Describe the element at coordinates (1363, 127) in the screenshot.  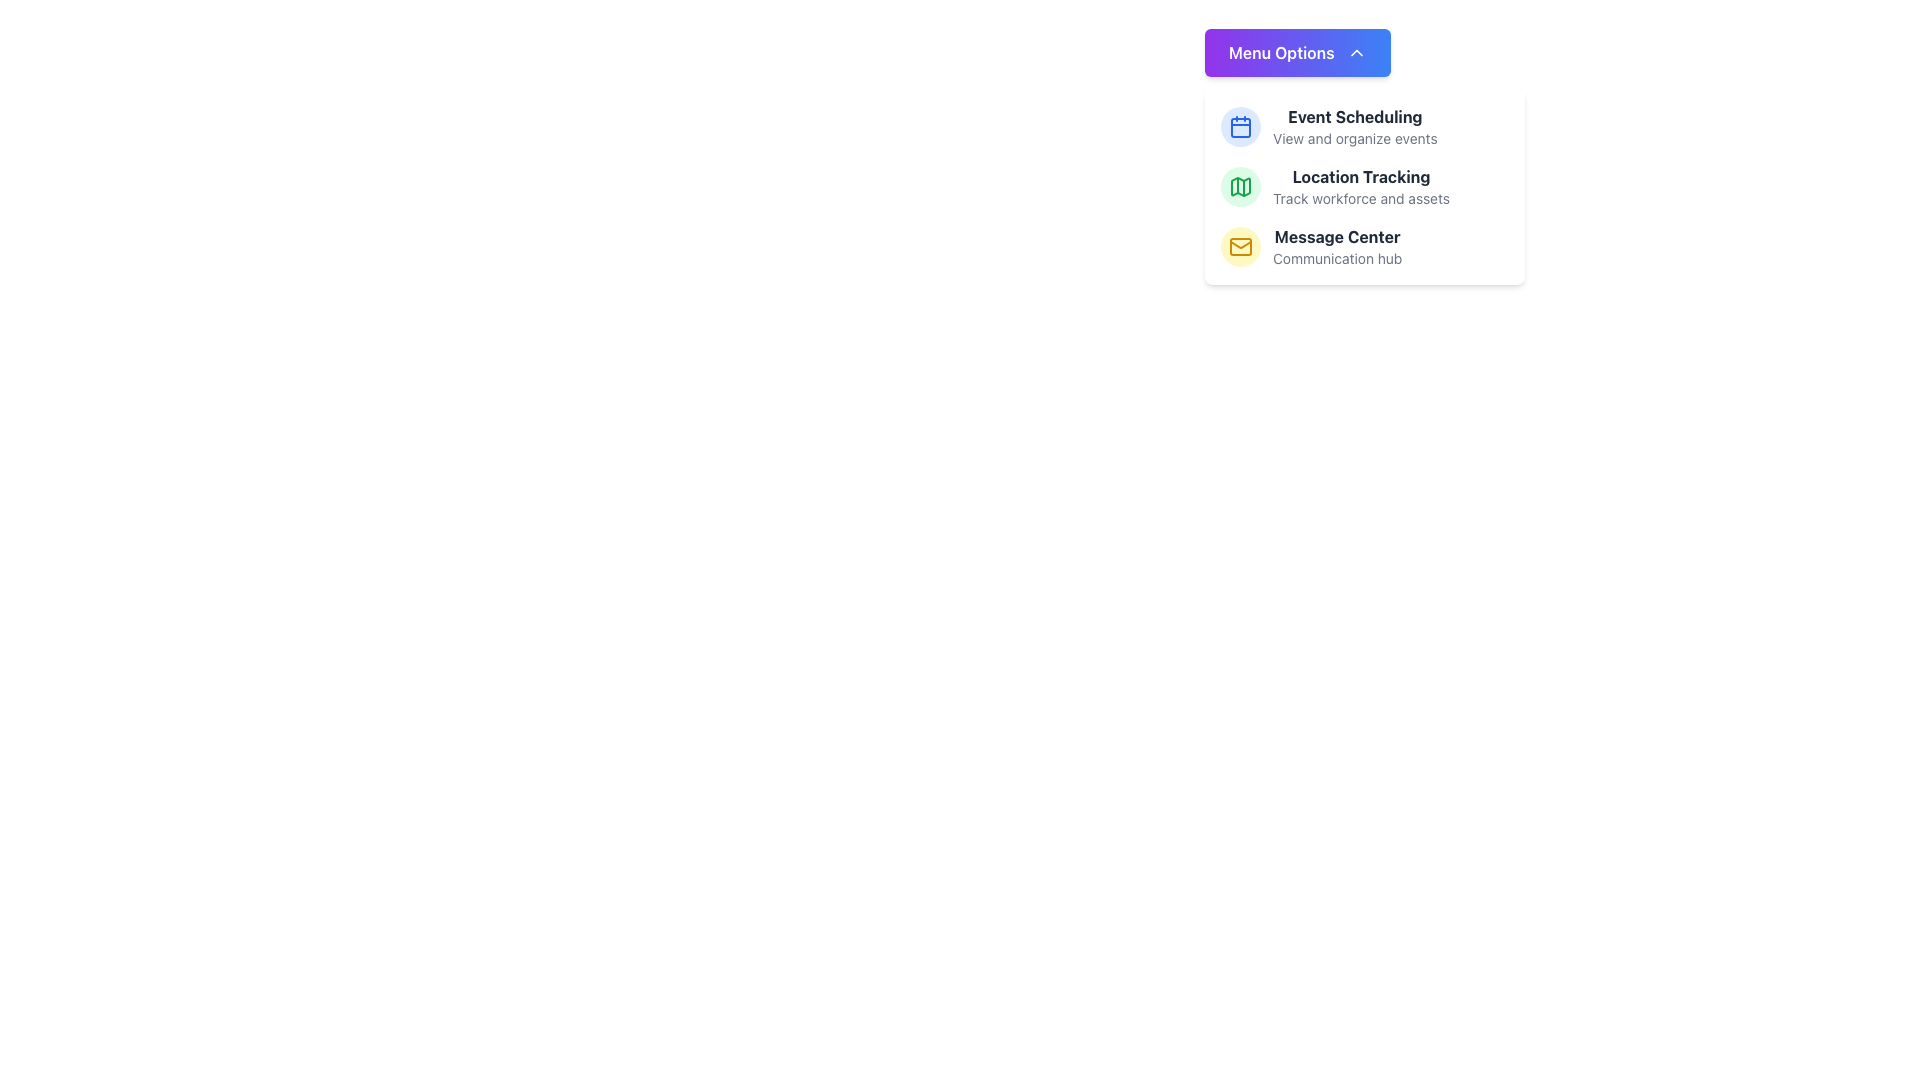
I see `the first menu item under 'Menu Options'` at that location.